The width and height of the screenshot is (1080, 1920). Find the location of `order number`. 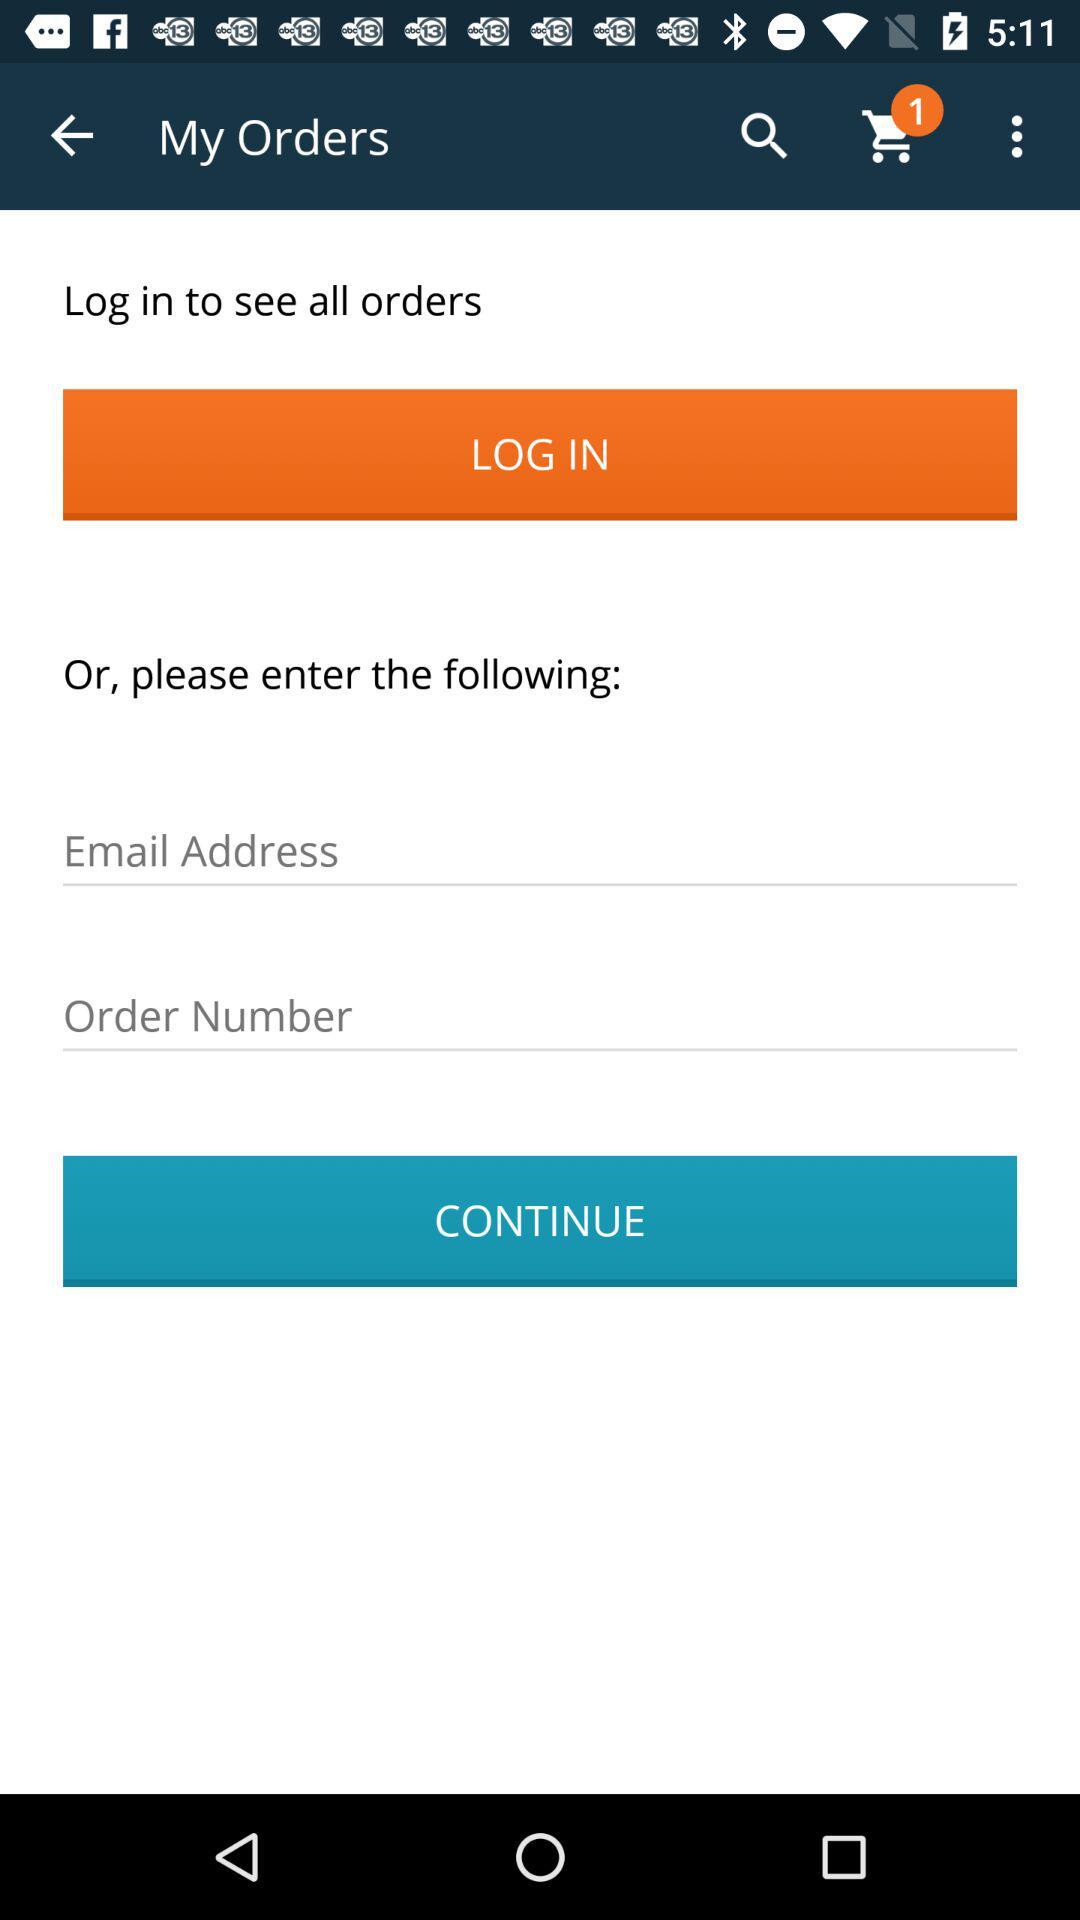

order number is located at coordinates (540, 1016).